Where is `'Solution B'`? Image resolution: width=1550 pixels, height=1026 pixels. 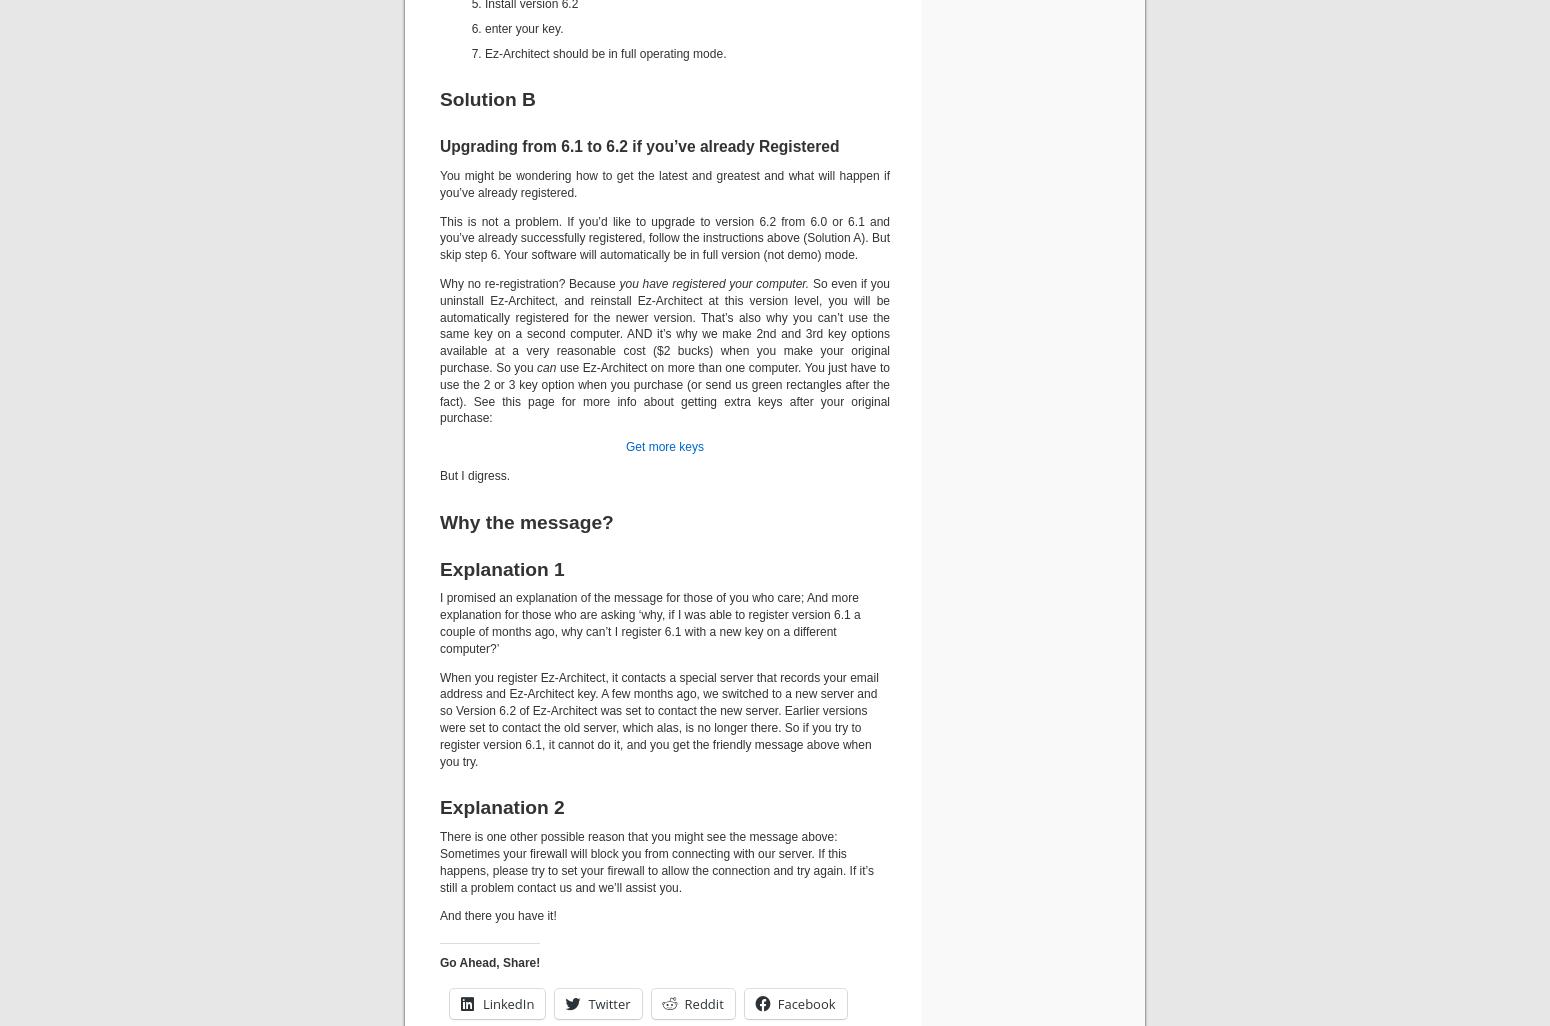 'Solution B' is located at coordinates (486, 98).